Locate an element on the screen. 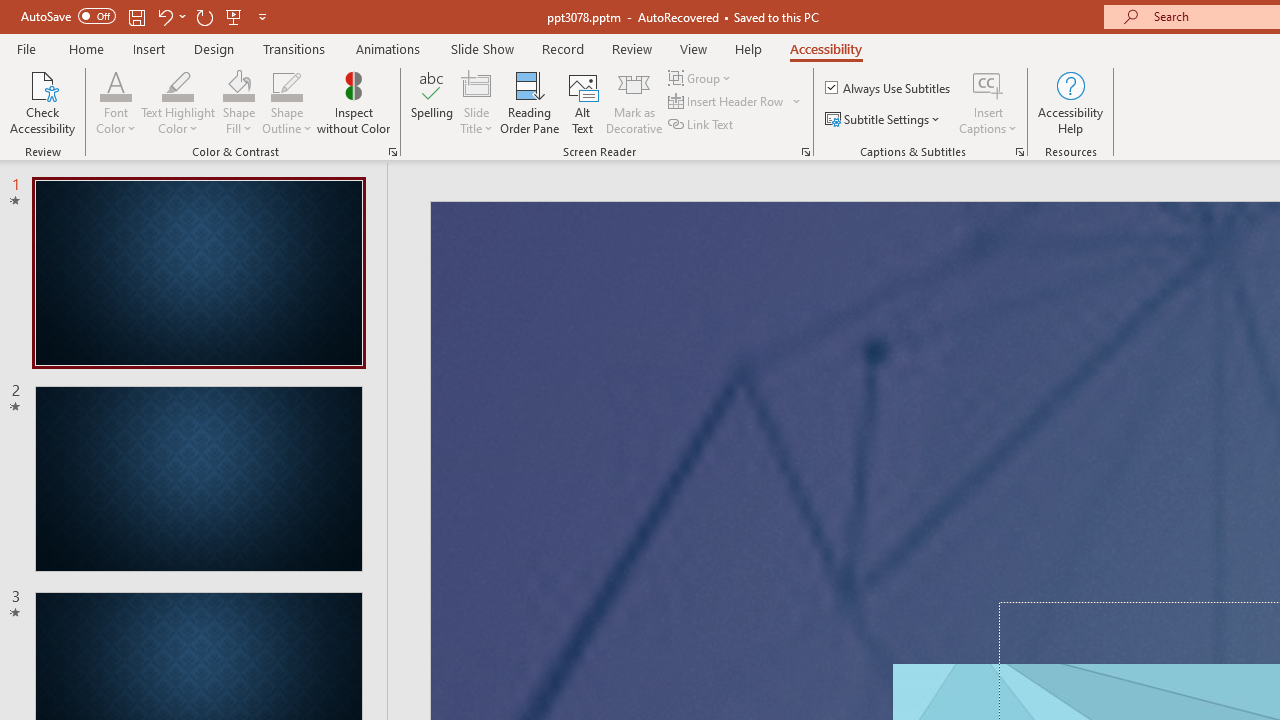  'Shape Outline' is located at coordinates (286, 84).